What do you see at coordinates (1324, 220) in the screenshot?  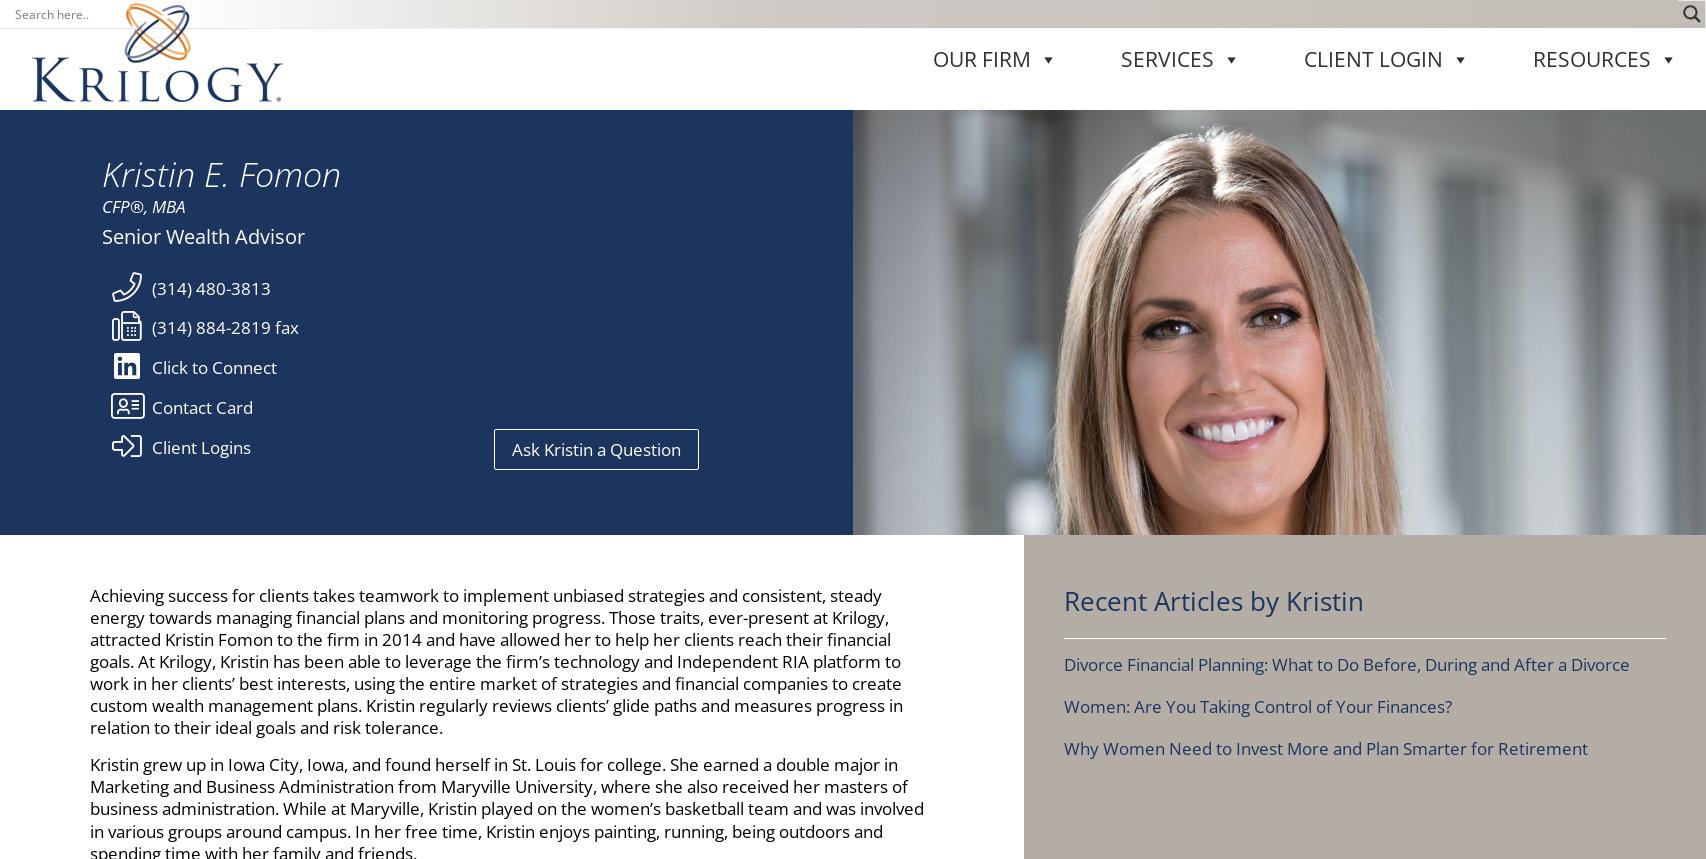 I see `'Why Women Need to Invest More and Plan Smarter for Retirement'` at bounding box center [1324, 220].